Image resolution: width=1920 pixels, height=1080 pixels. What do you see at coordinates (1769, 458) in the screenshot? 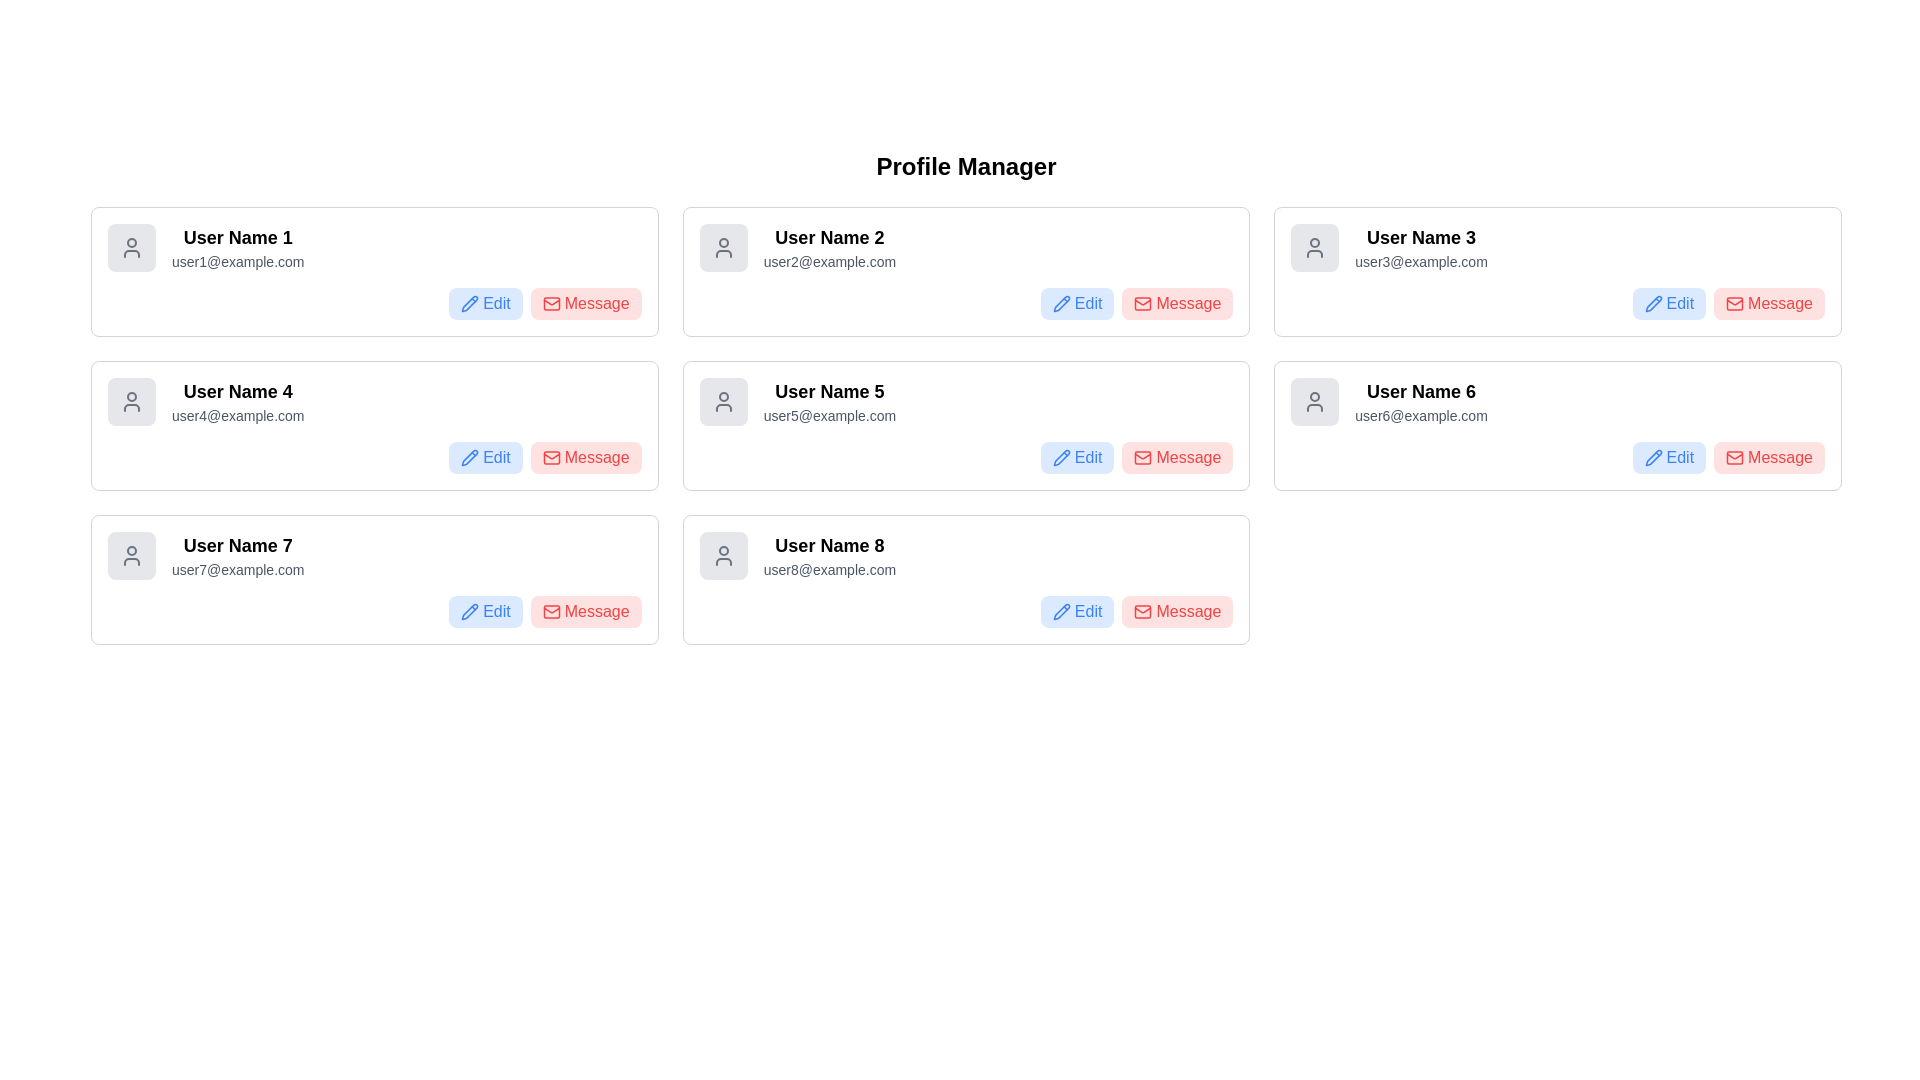
I see `the interactive button to initiate a message interaction with 'User Name 6', located in the user profile section to the right of the 'Edit' button and below the 'Message' button for 'User Name 3'` at bounding box center [1769, 458].